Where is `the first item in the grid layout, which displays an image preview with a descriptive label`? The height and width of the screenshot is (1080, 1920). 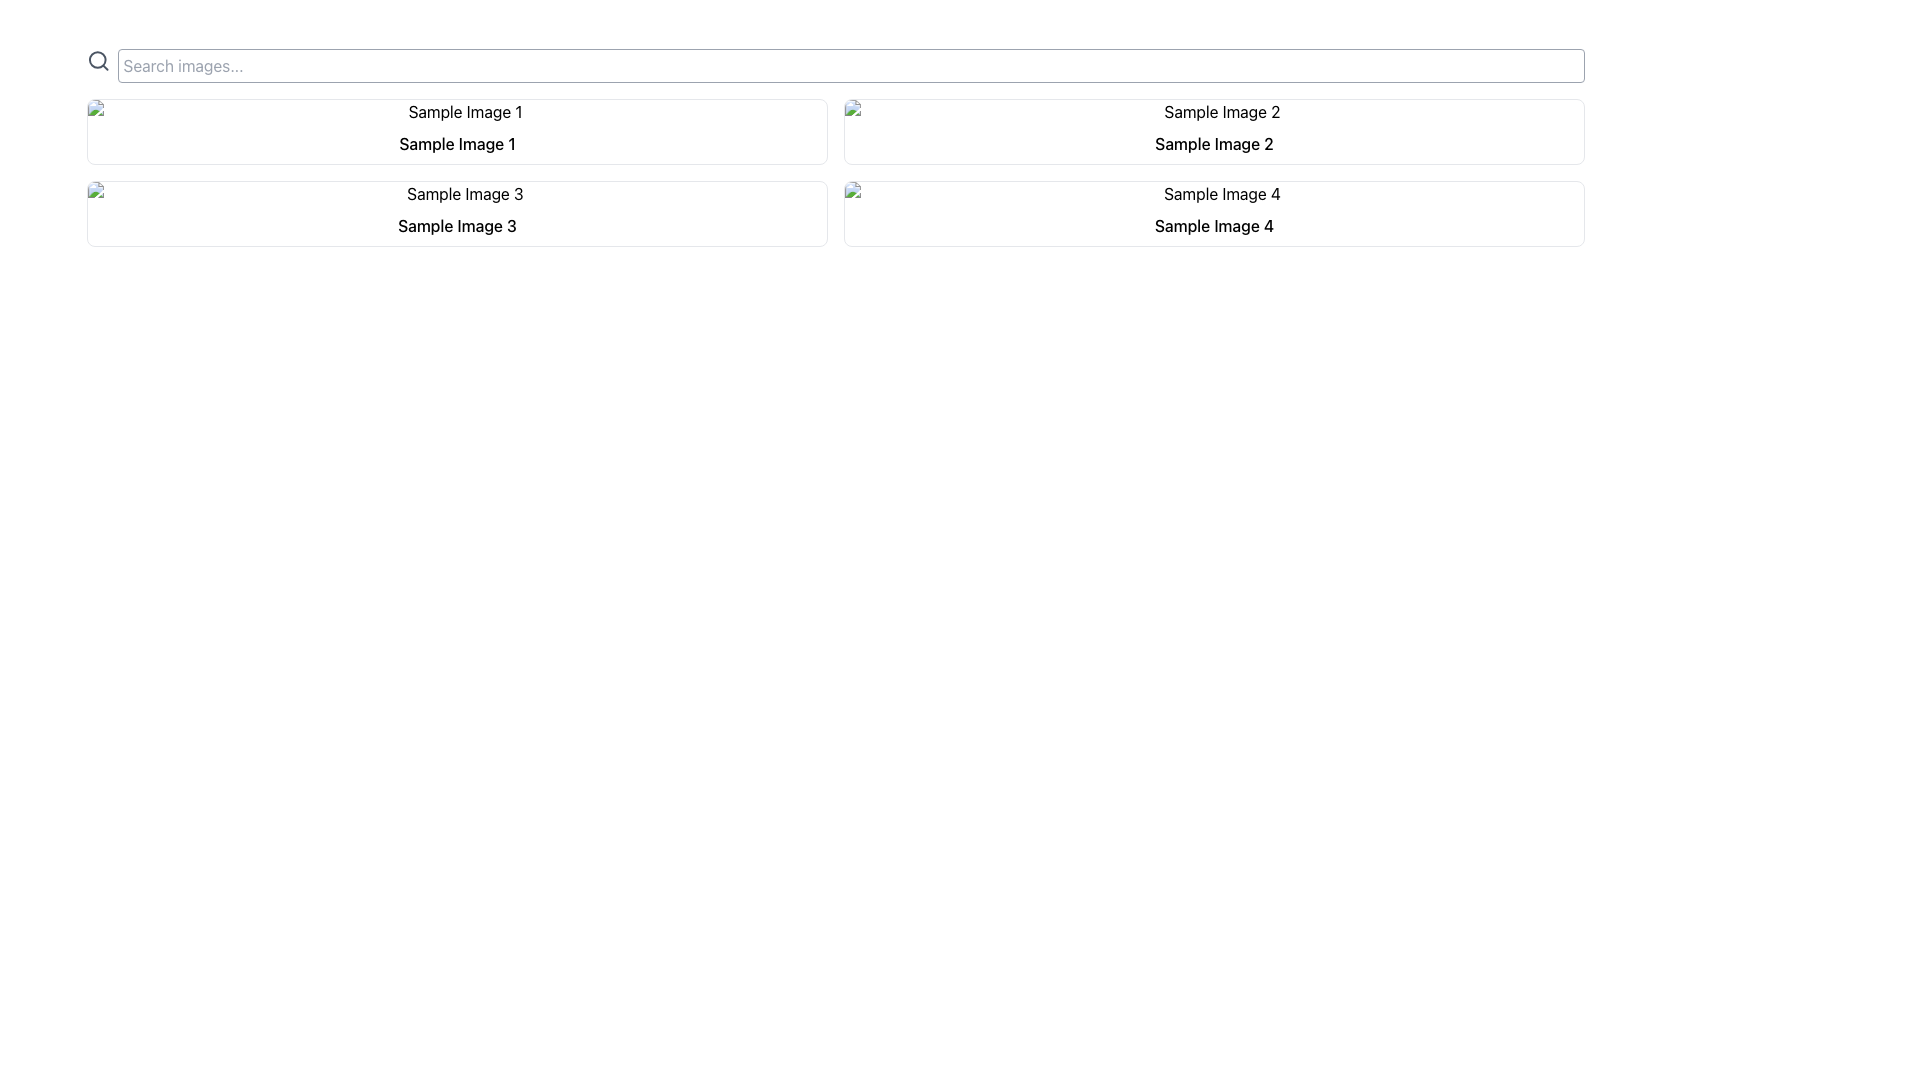
the first item in the grid layout, which displays an image preview with a descriptive label is located at coordinates (456, 131).